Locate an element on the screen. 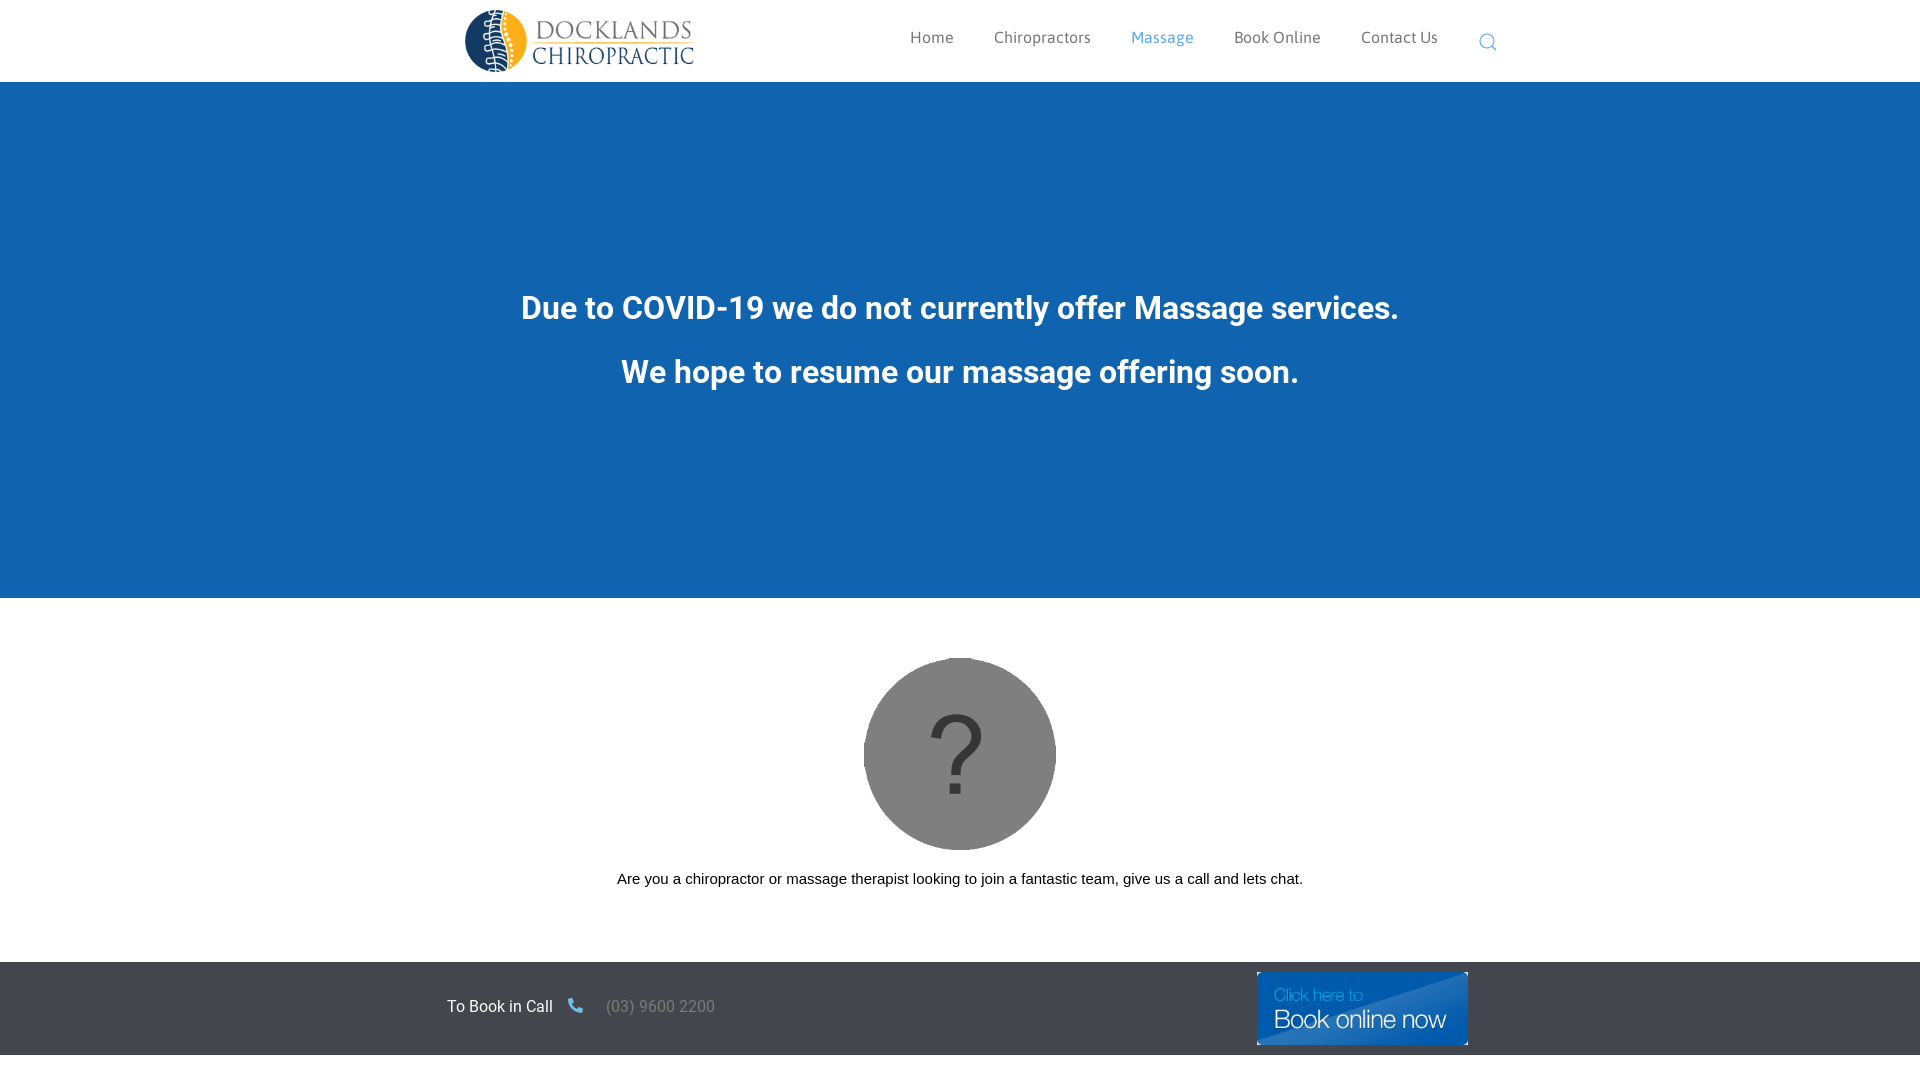 The image size is (1920, 1080). 'Massage' is located at coordinates (1162, 37).